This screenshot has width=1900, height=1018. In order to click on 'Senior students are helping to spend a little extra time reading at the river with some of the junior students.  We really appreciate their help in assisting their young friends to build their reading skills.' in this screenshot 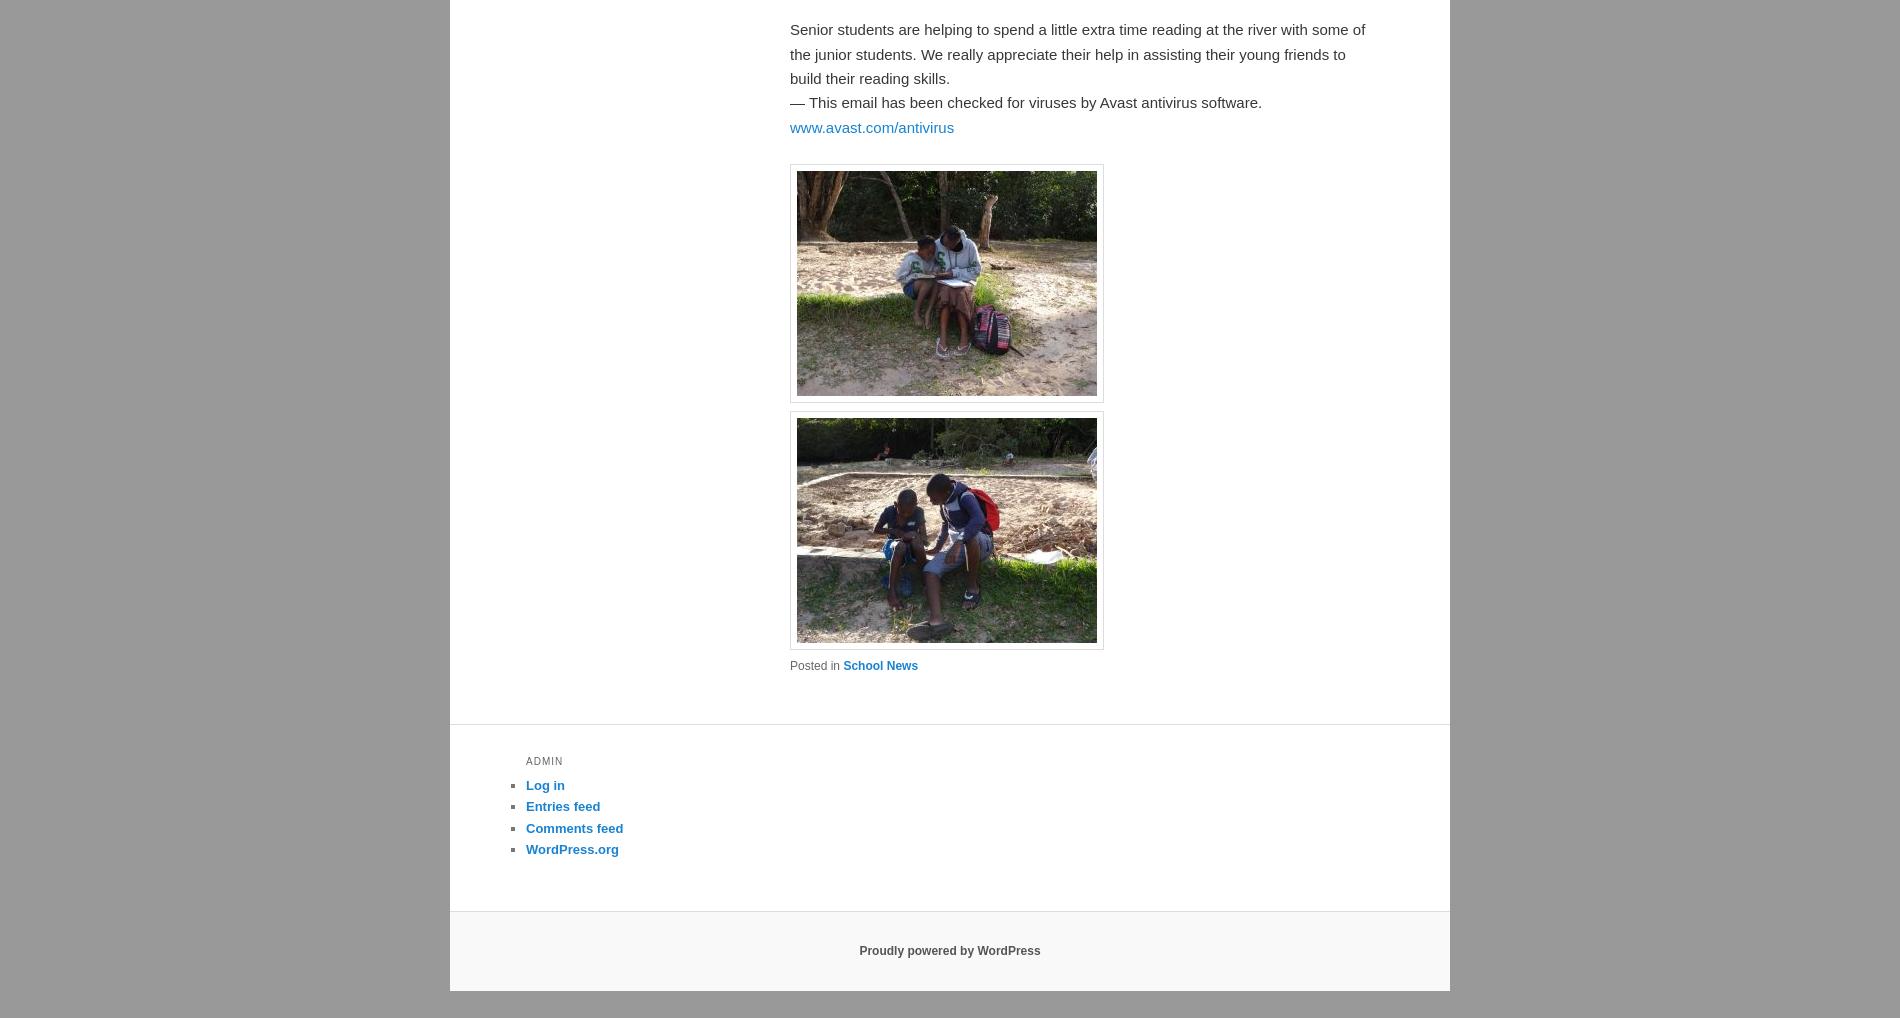, I will do `click(1077, 53)`.